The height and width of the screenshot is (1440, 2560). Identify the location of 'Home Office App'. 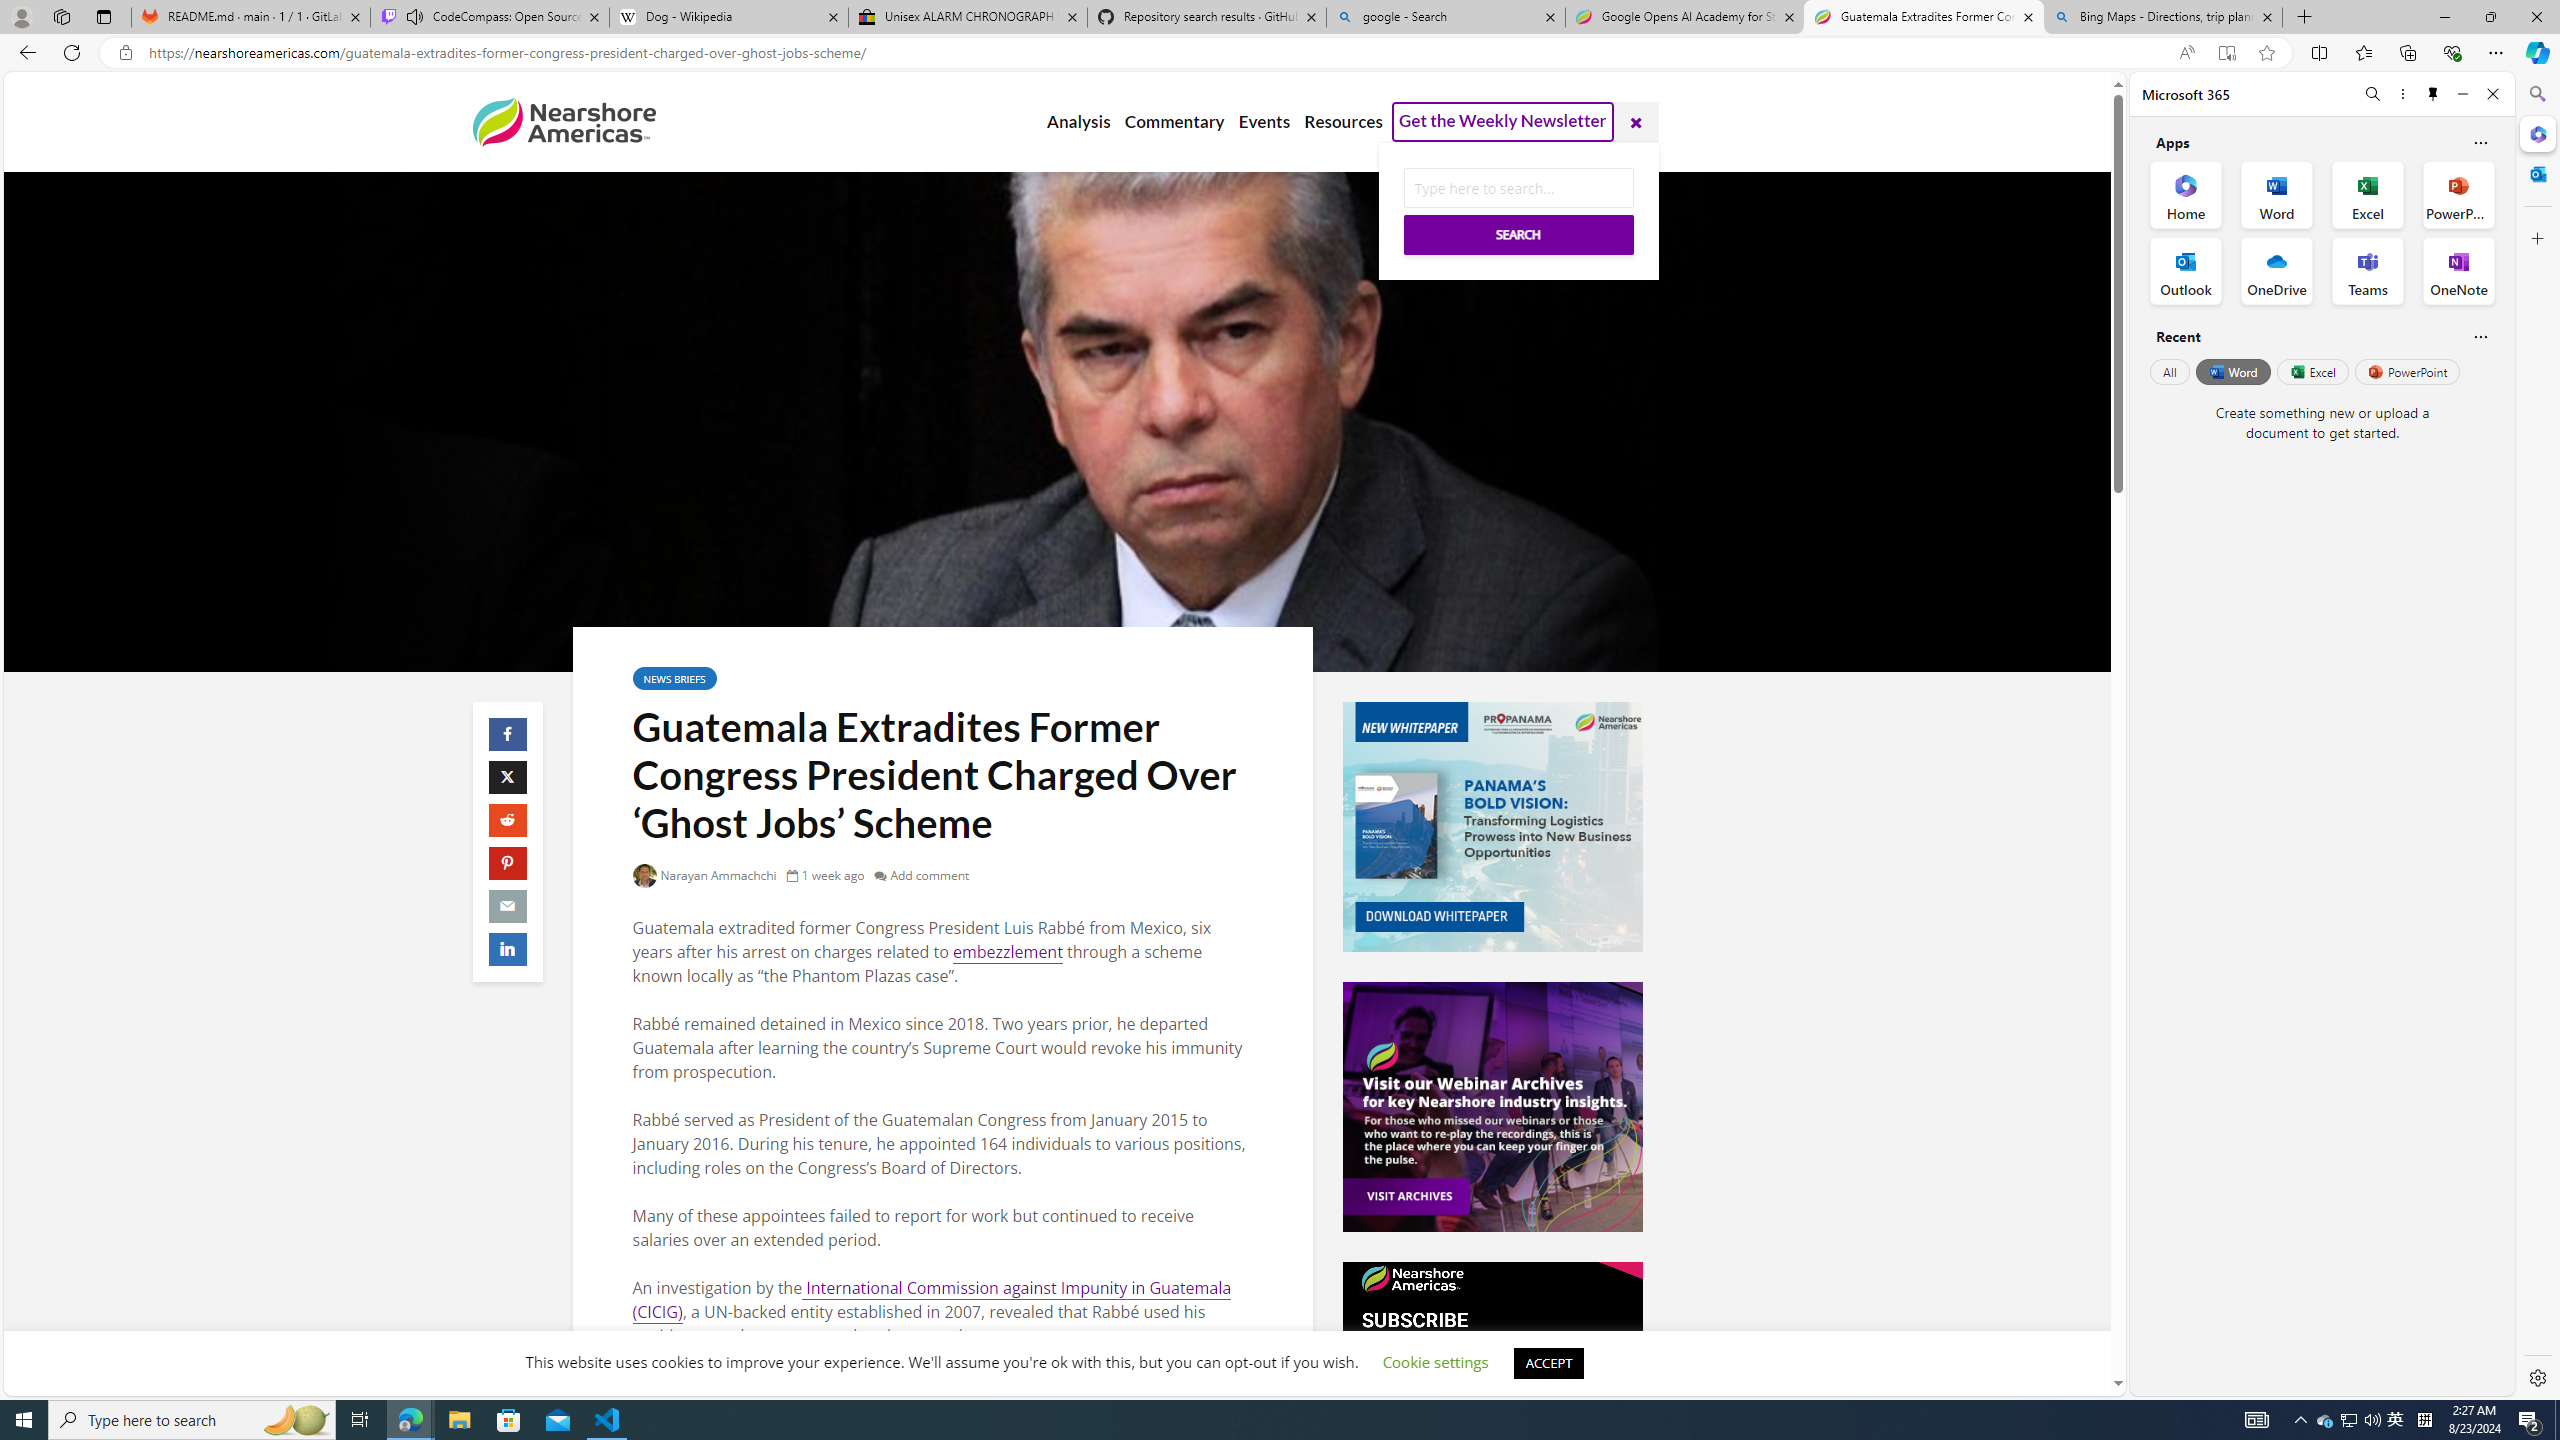
(2185, 195).